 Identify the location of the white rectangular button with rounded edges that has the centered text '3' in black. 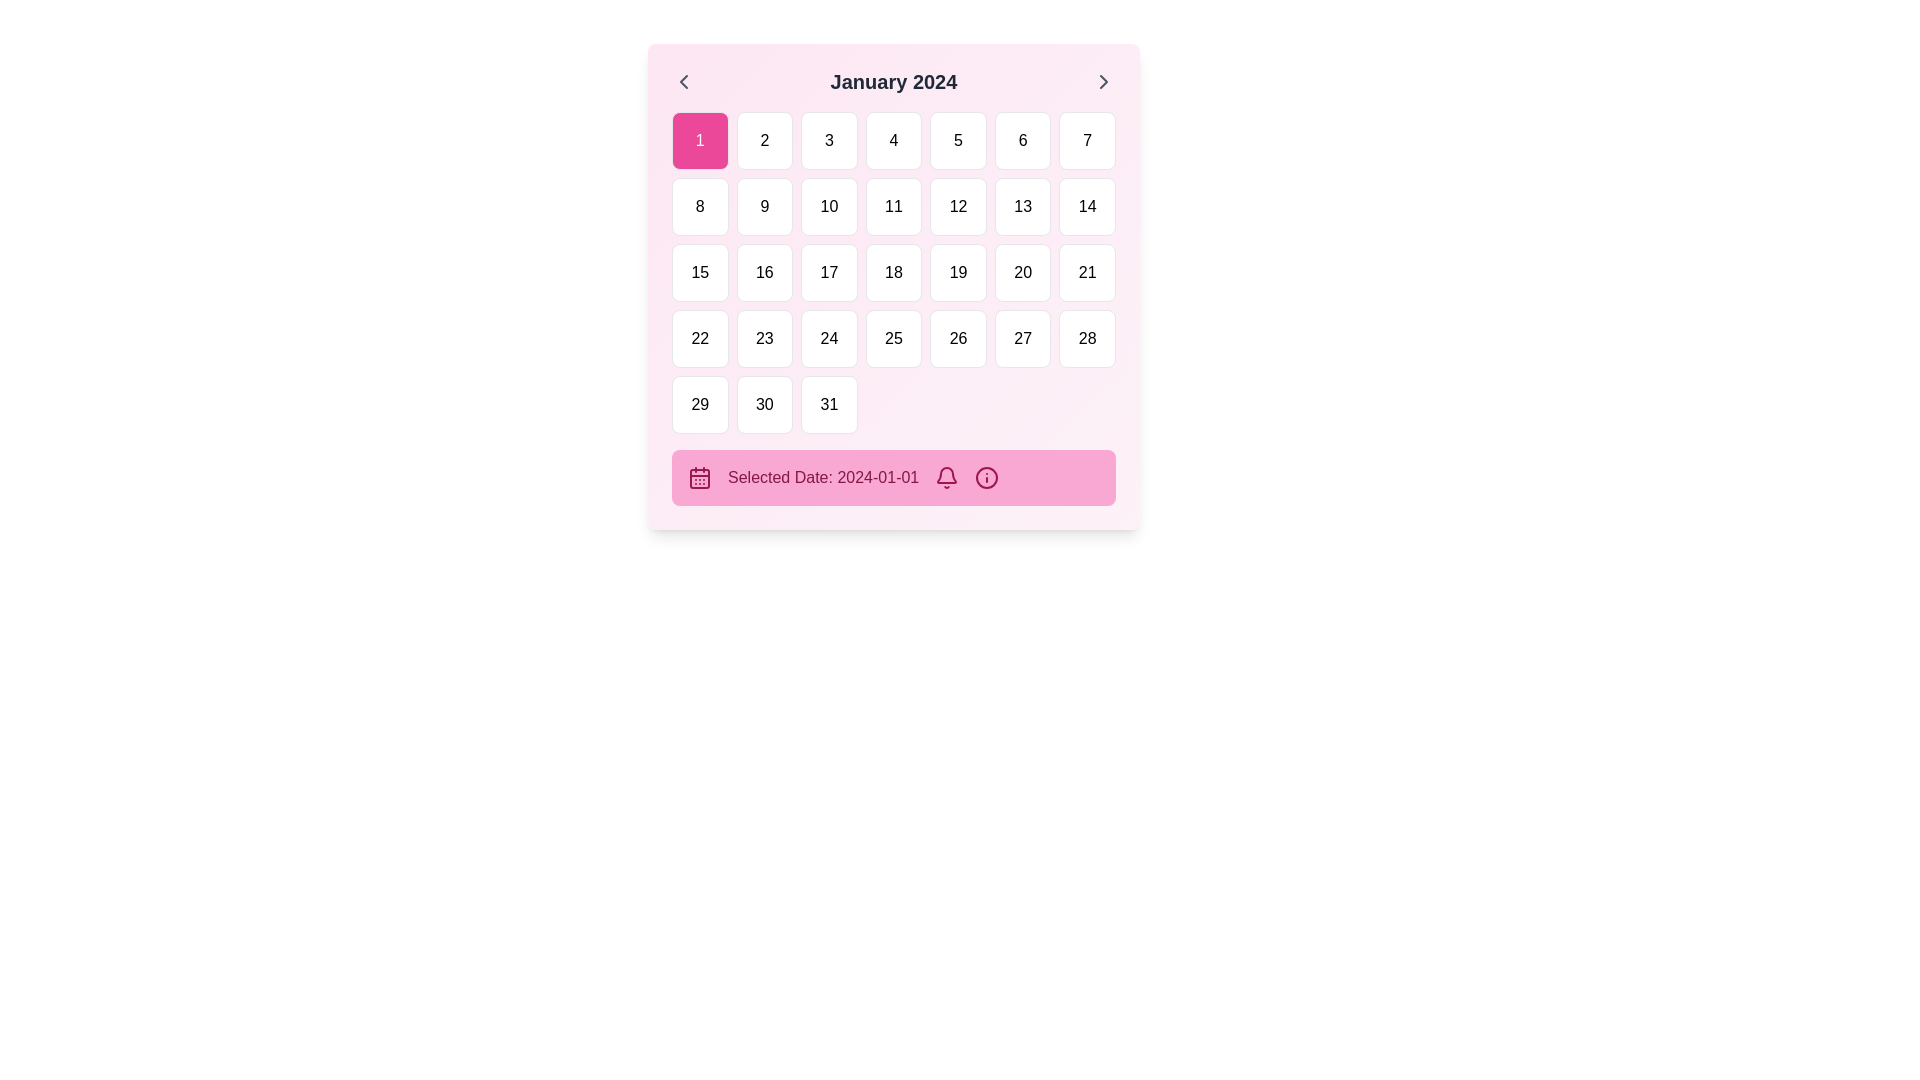
(829, 140).